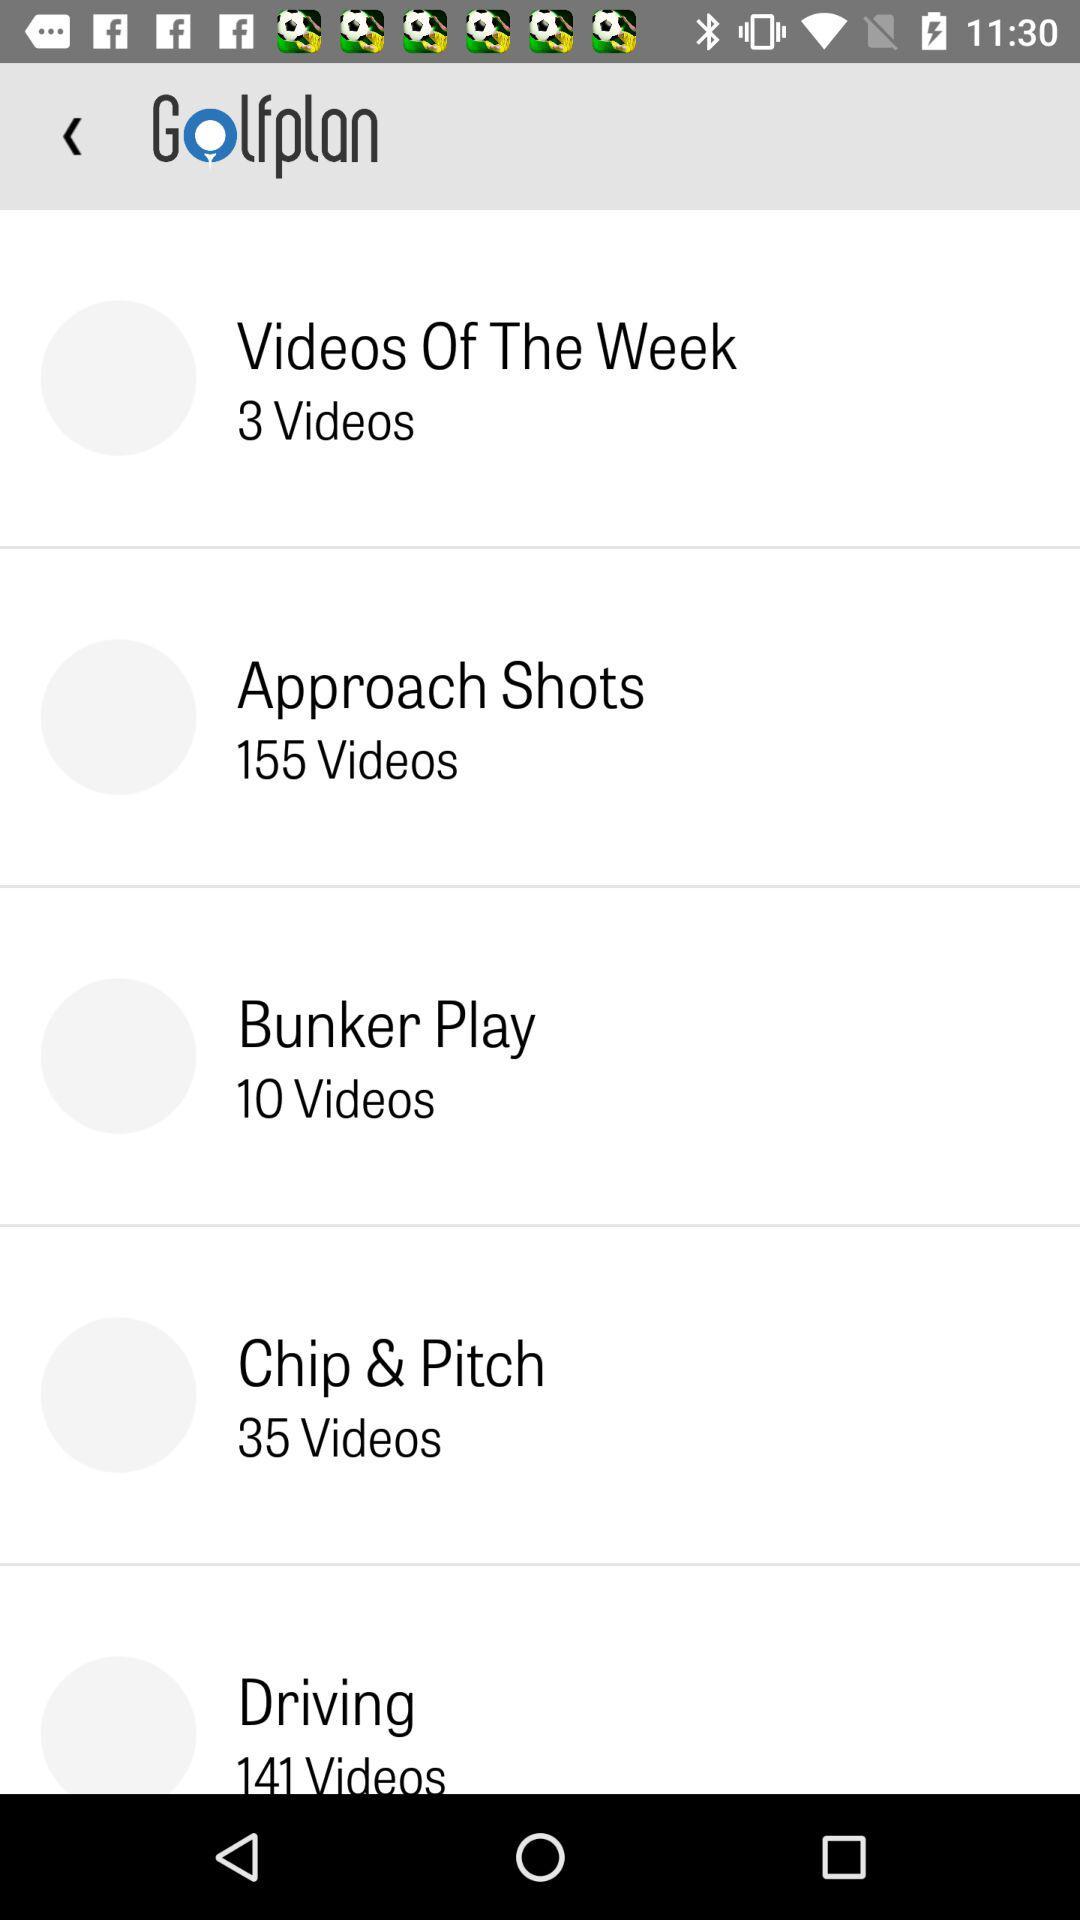 The height and width of the screenshot is (1920, 1080). What do you see at coordinates (346, 756) in the screenshot?
I see `the icon below approach shots item` at bounding box center [346, 756].